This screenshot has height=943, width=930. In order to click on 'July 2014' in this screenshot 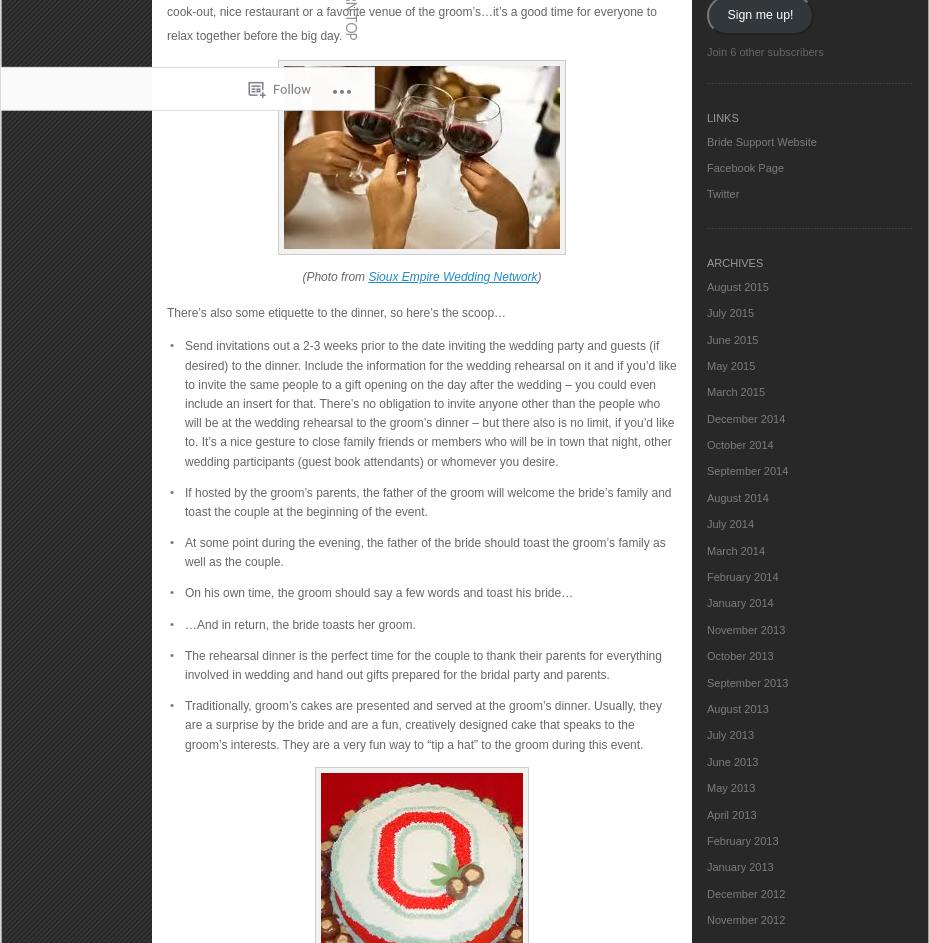, I will do `click(730, 524)`.